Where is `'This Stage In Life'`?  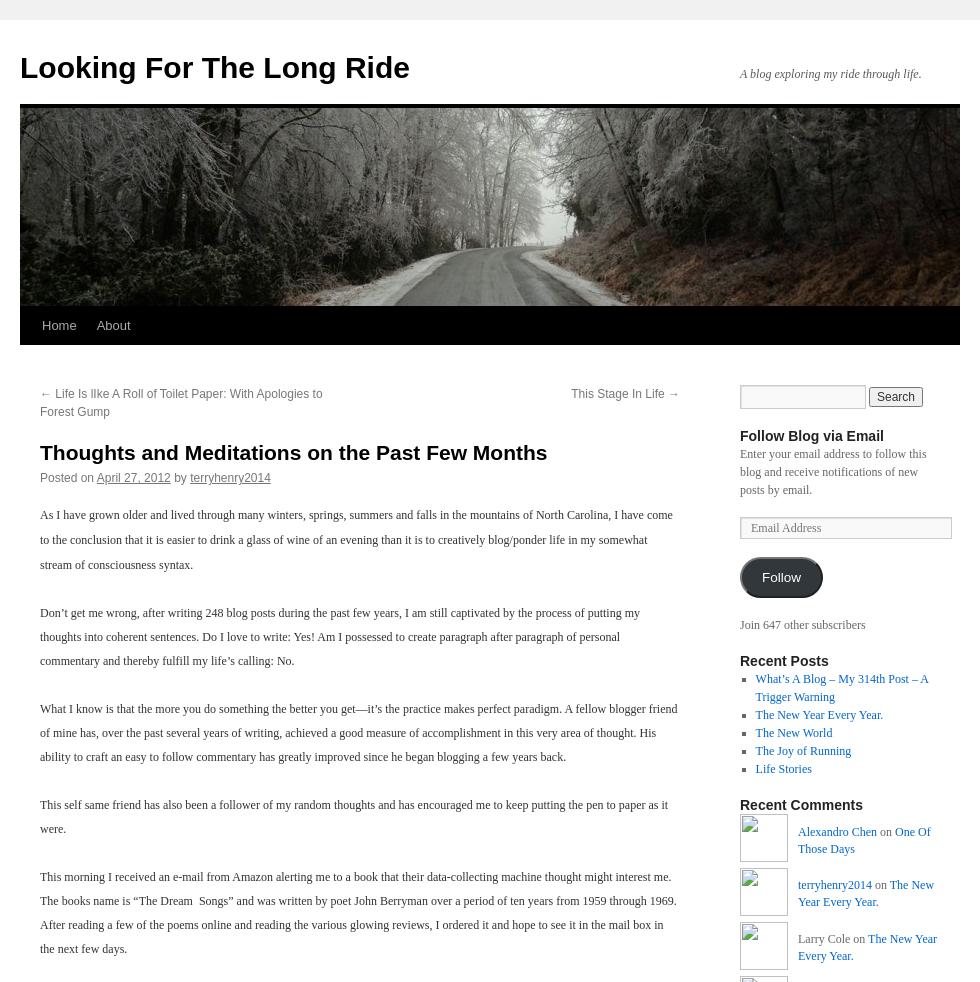 'This Stage In Life' is located at coordinates (619, 393).